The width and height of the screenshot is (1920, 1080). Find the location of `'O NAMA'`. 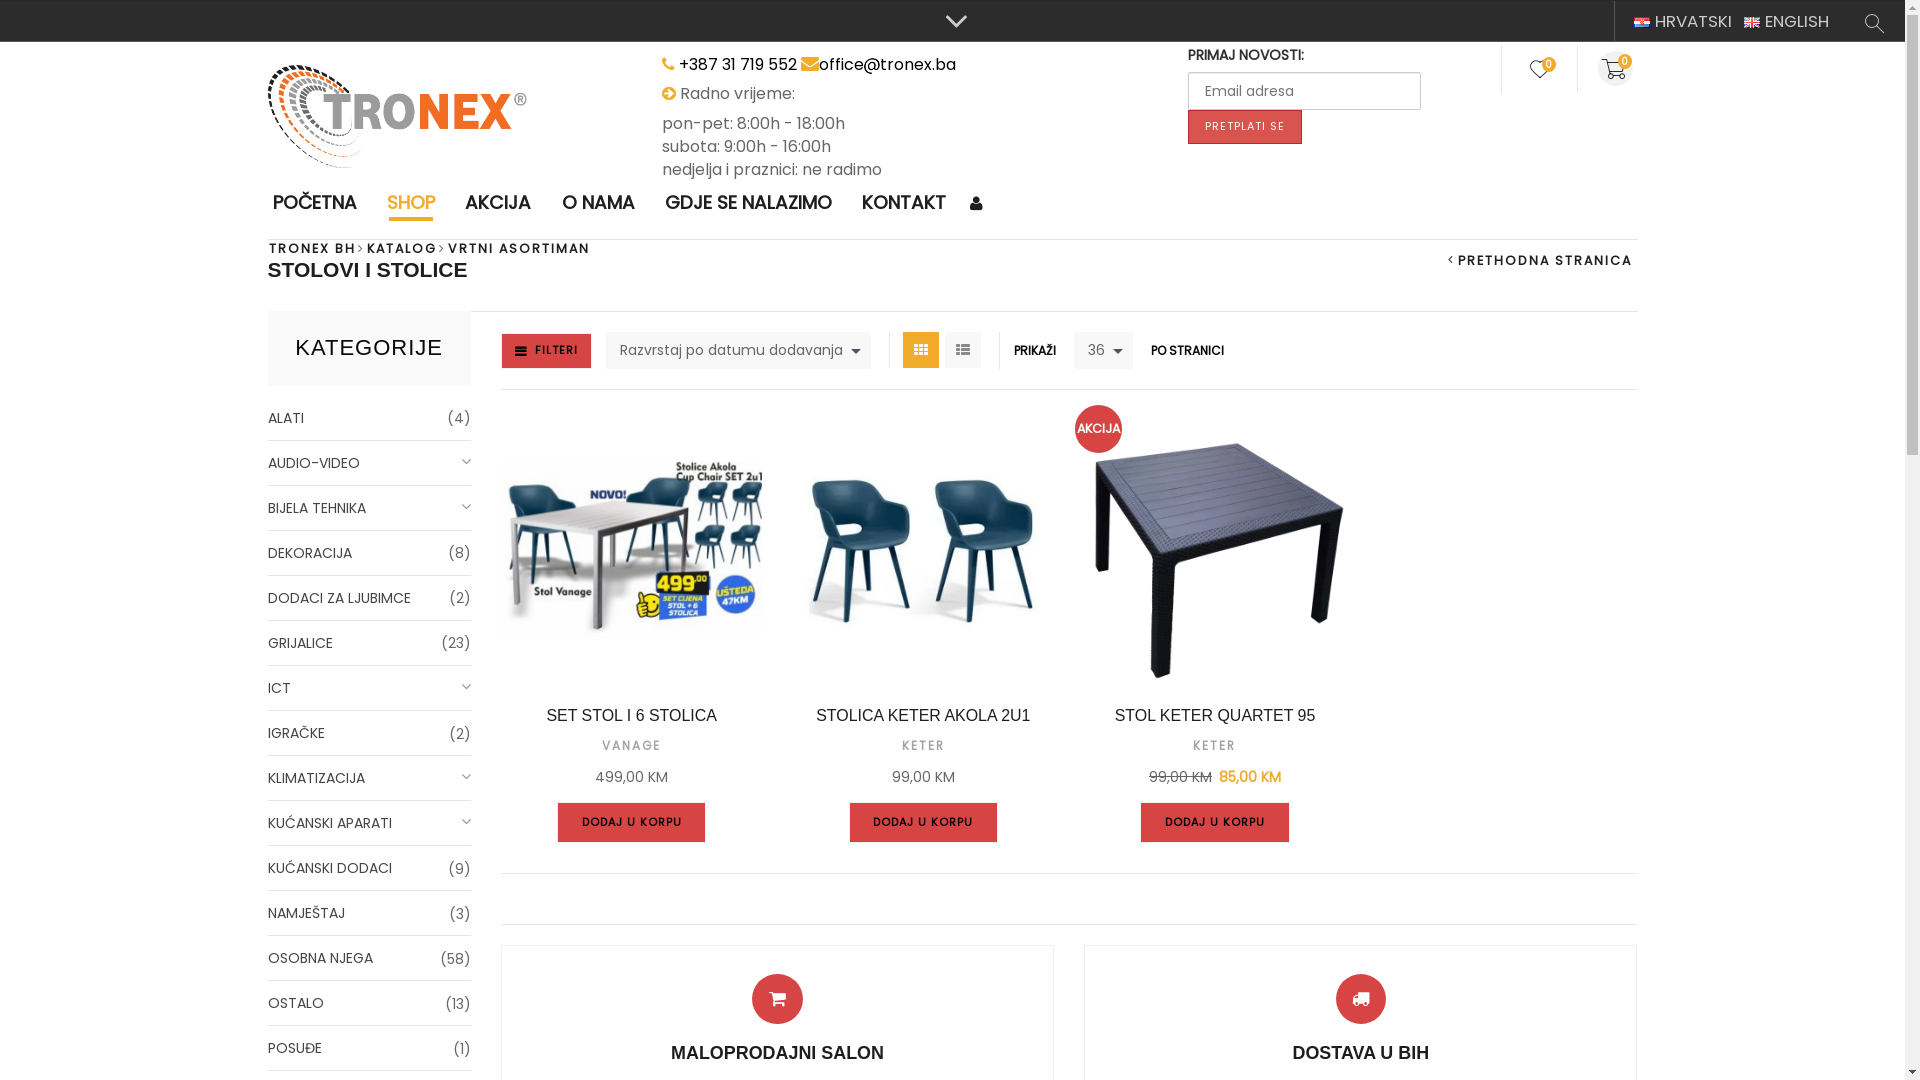

'O NAMA' is located at coordinates (597, 203).